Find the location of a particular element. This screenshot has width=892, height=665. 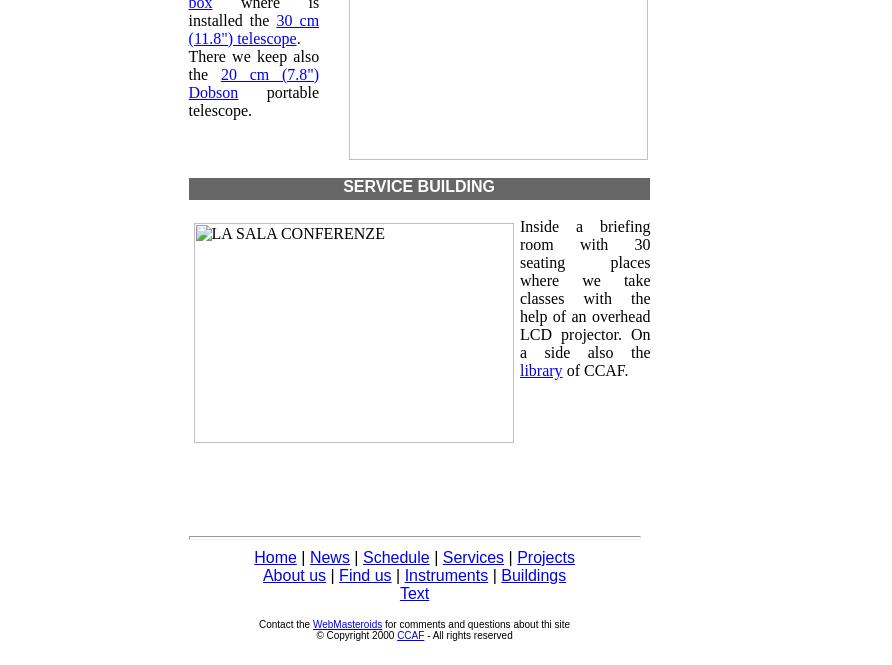

'for comments and questions about thi site' is located at coordinates (475, 623).